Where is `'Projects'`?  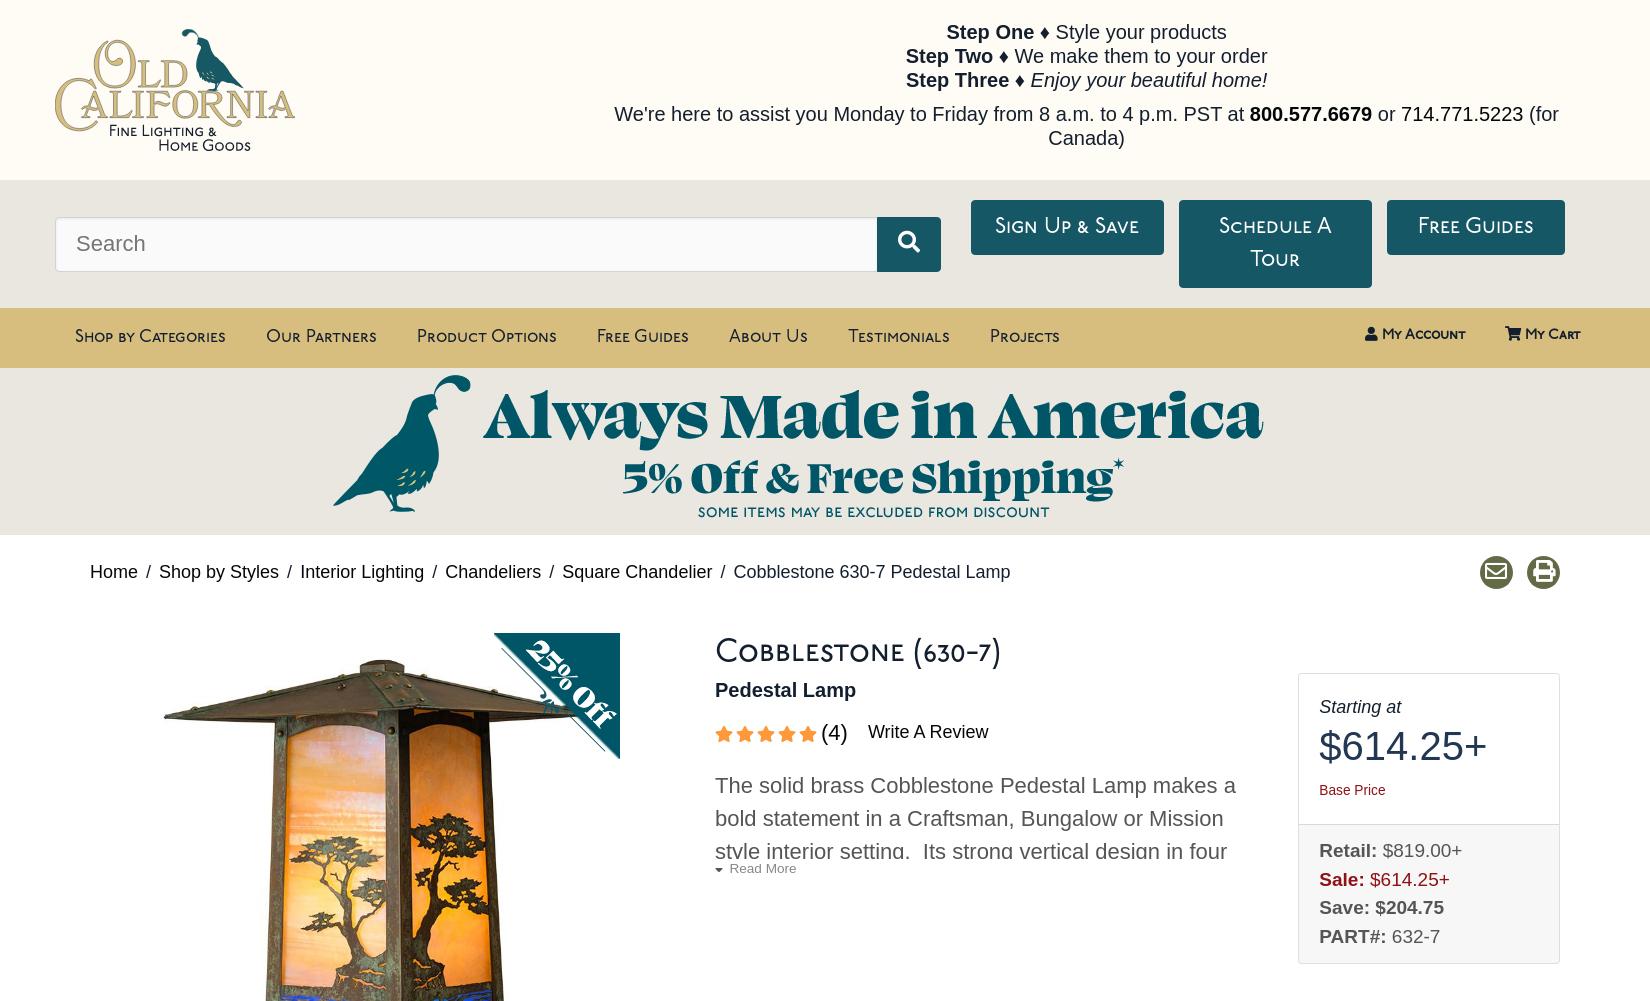 'Projects' is located at coordinates (1024, 337).